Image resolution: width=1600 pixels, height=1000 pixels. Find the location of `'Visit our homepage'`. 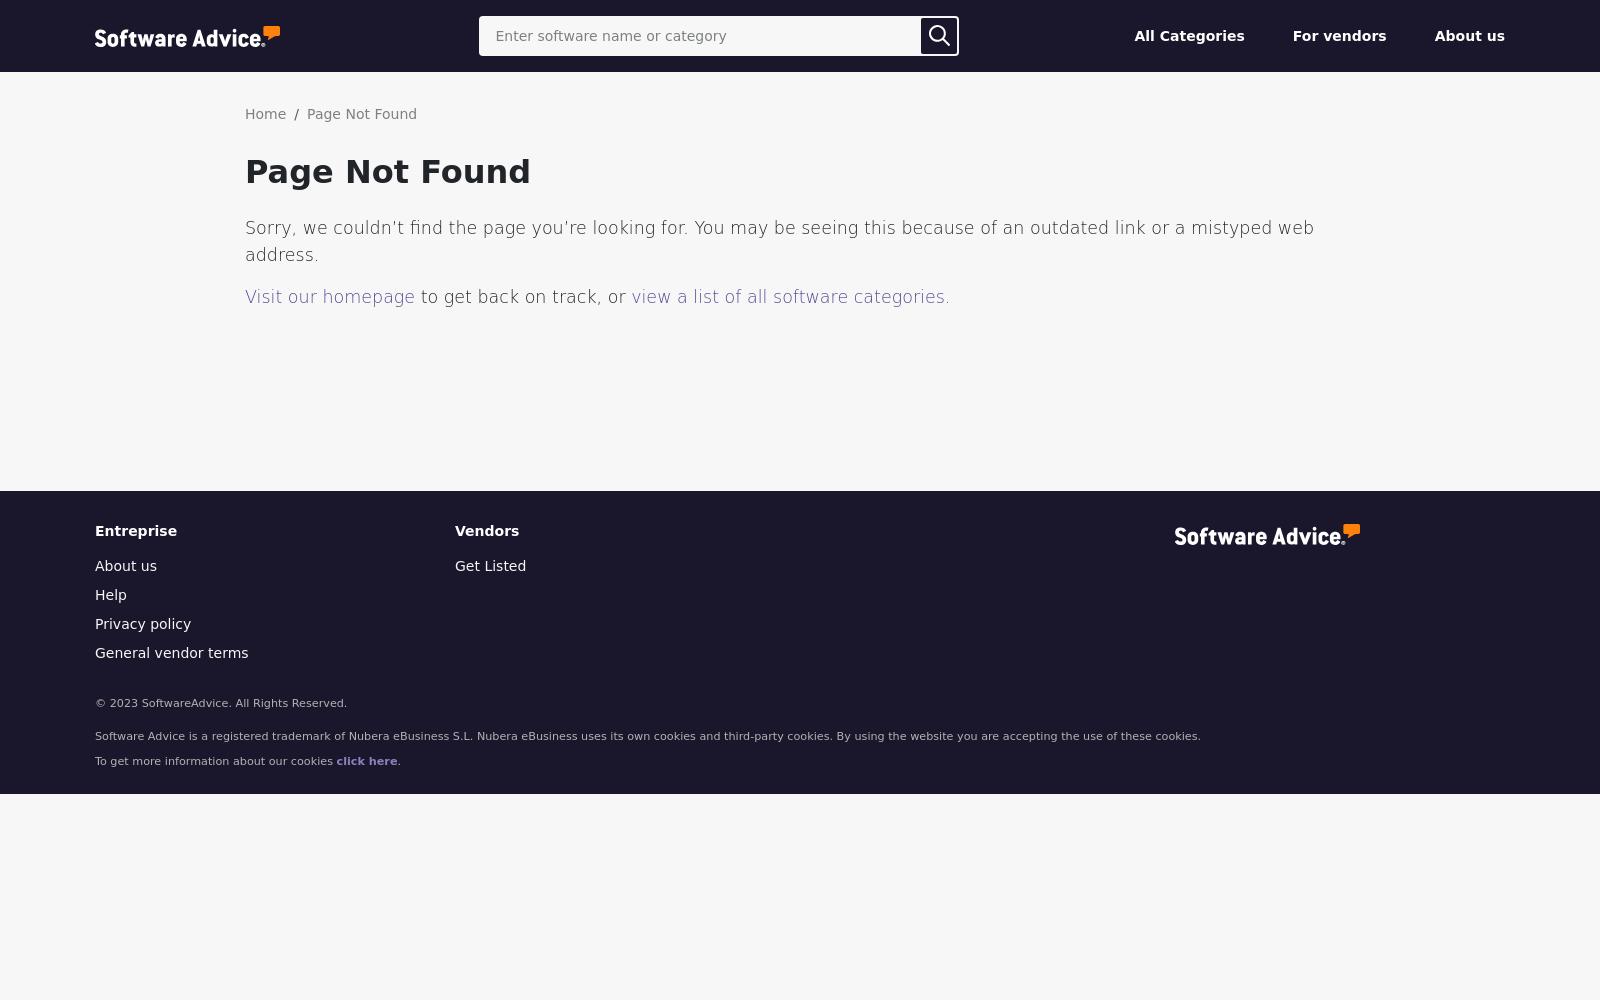

'Visit our homepage' is located at coordinates (330, 296).